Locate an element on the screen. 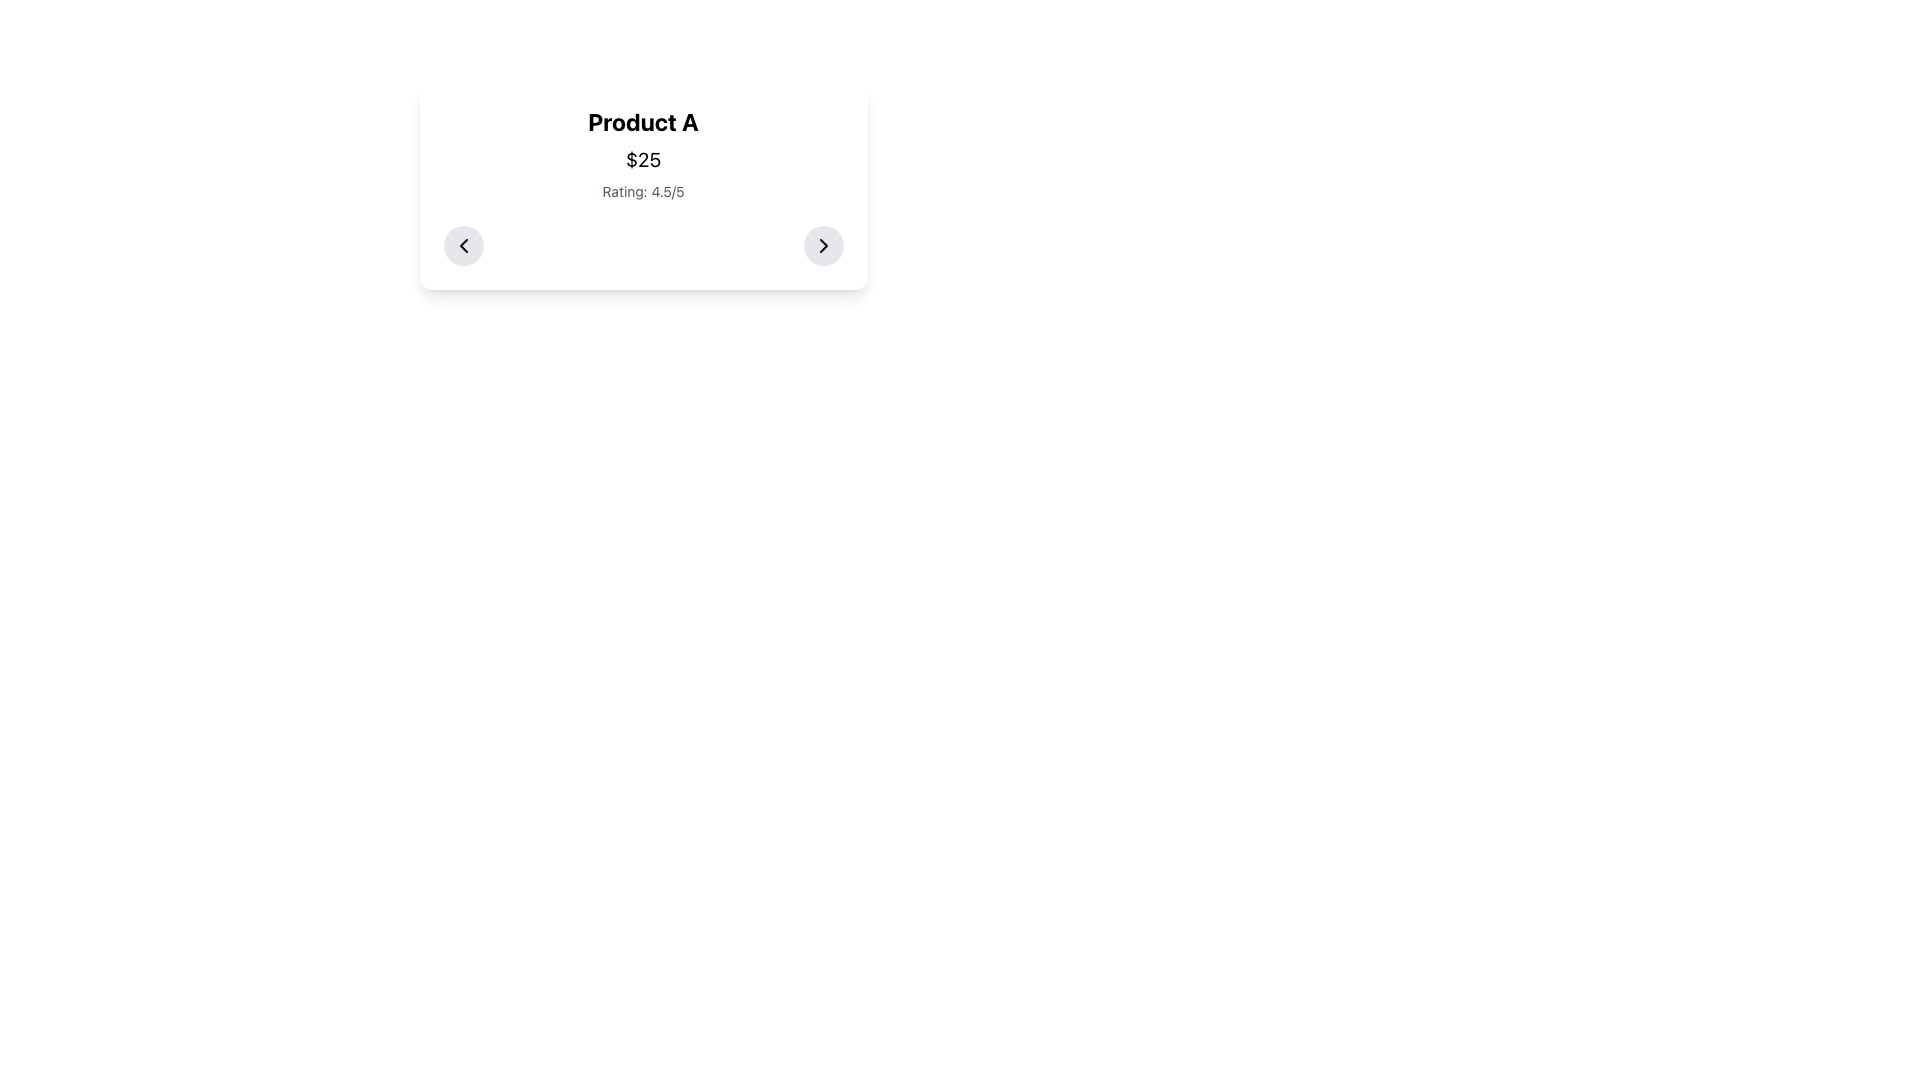  the right-facing chevron arrow SVG icon within the circular button located at the far-right side of the card component for 'Product A' is located at coordinates (823, 245).